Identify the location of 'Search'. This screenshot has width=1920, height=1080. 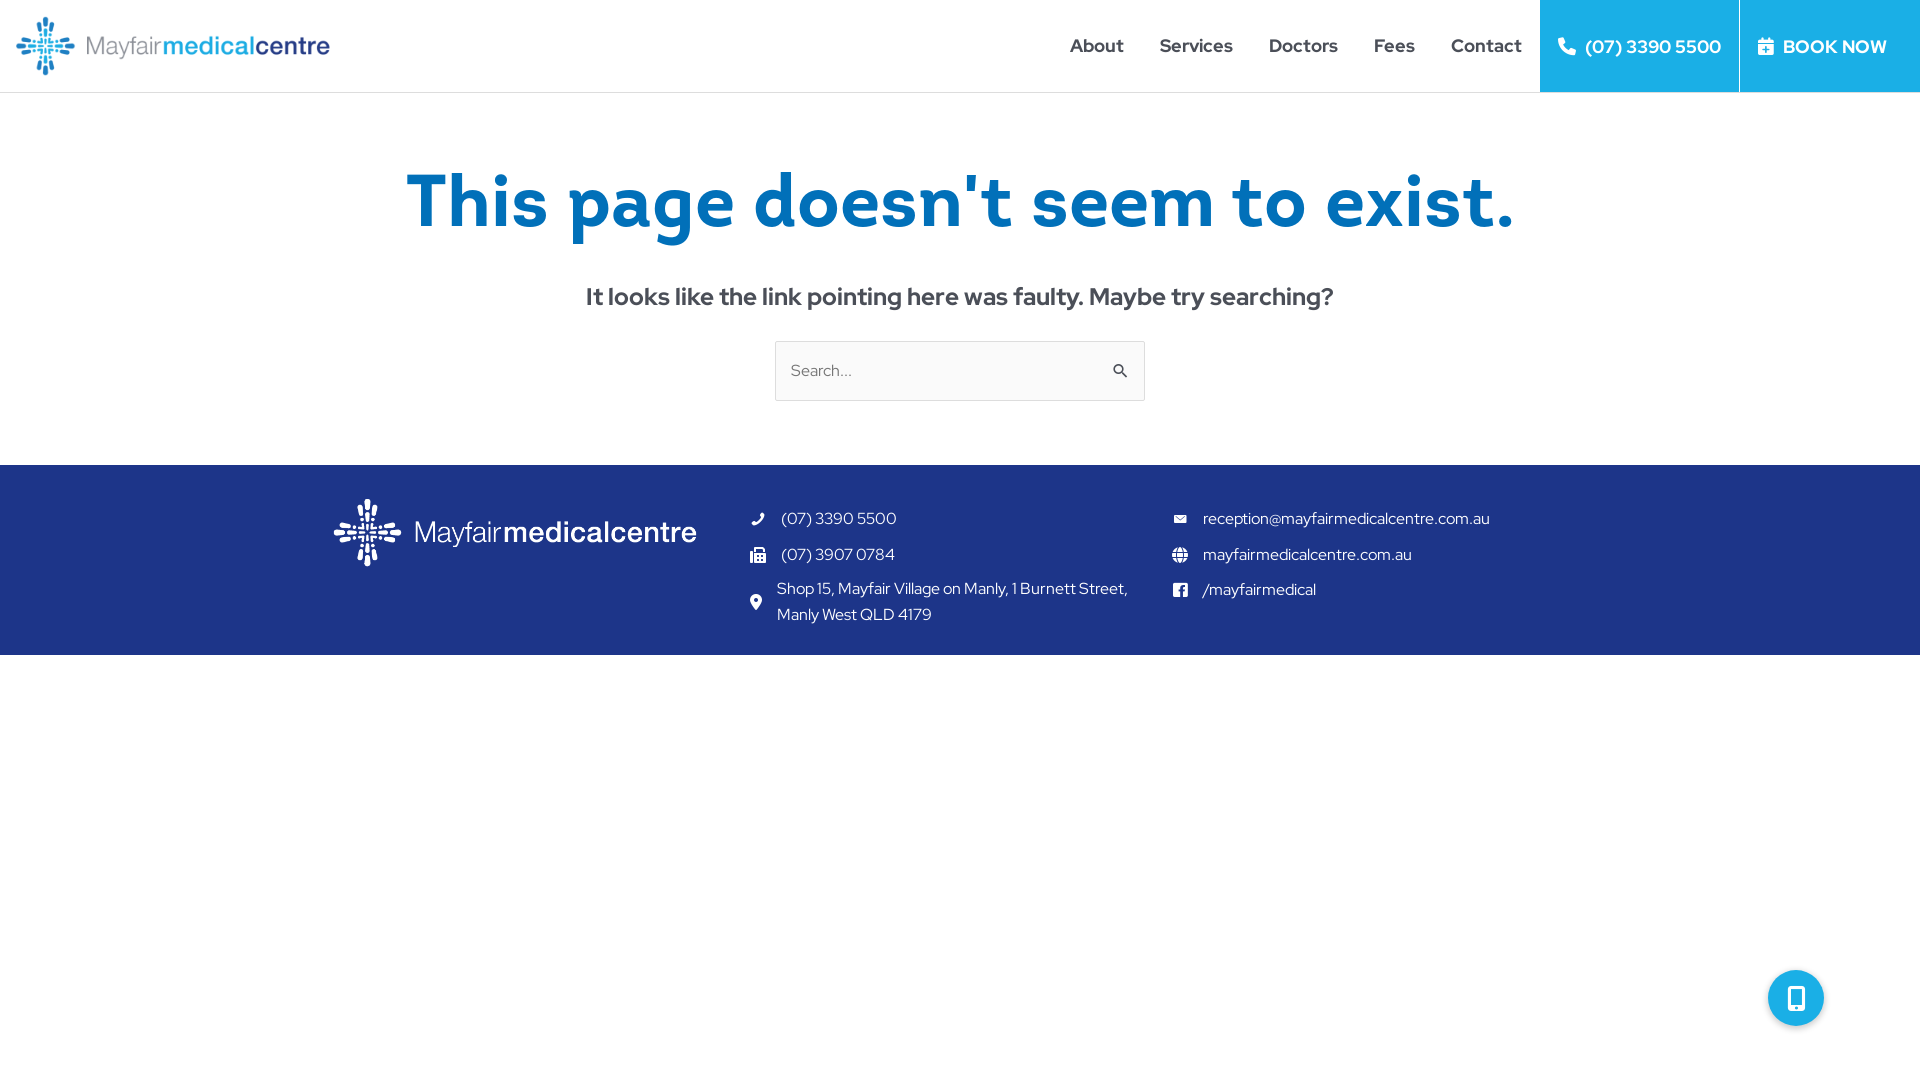
(1122, 362).